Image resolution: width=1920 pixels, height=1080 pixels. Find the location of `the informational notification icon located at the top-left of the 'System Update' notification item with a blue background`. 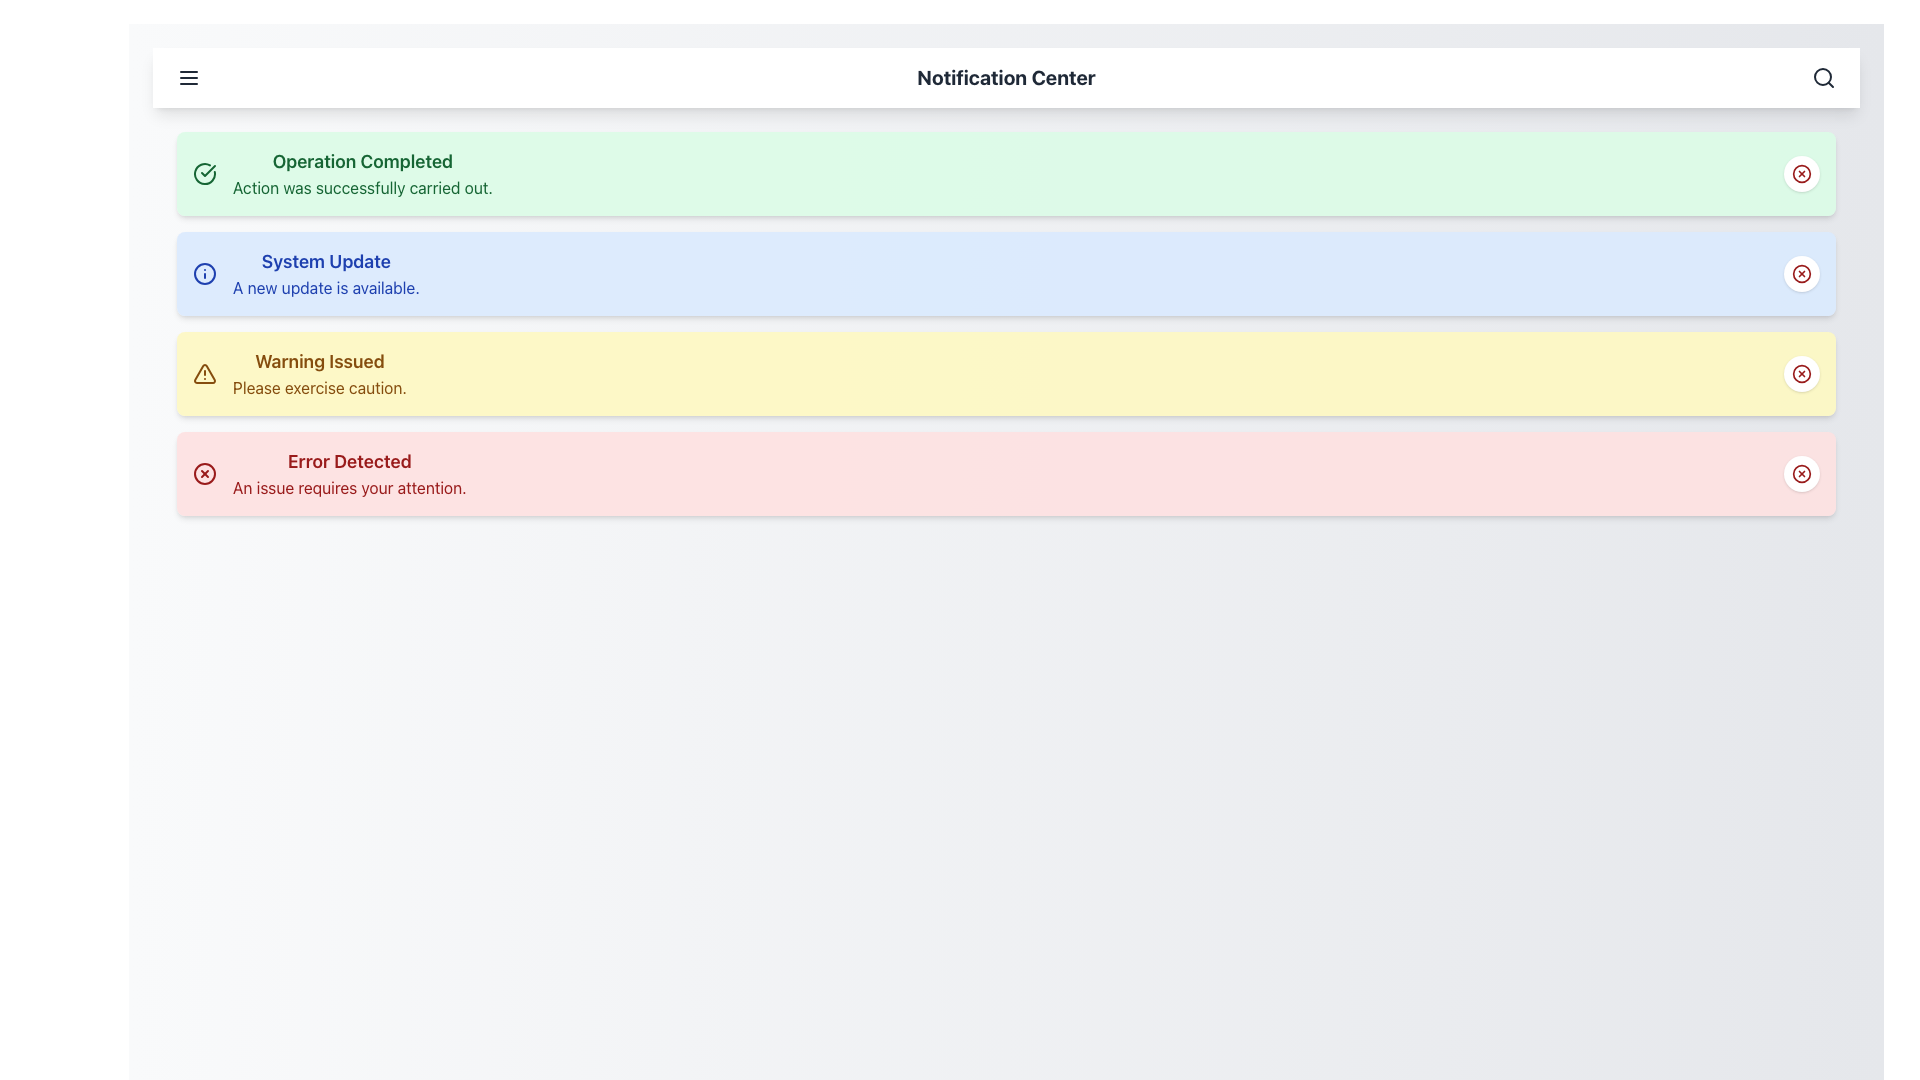

the informational notification icon located at the top-left of the 'System Update' notification item with a blue background is located at coordinates (205, 273).